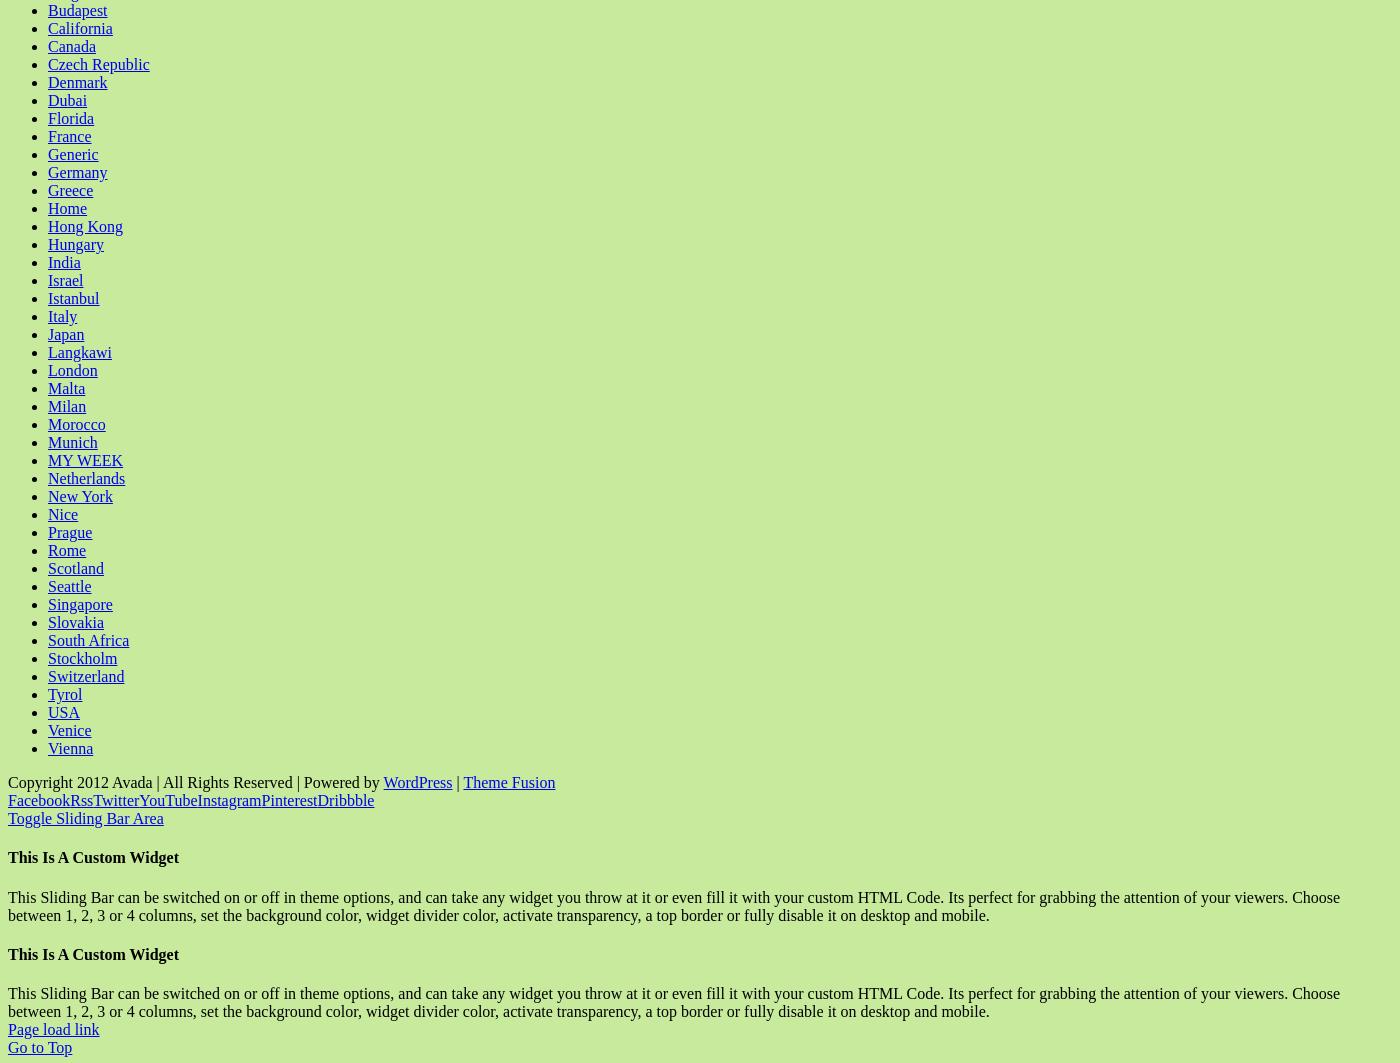  What do you see at coordinates (69, 585) in the screenshot?
I see `'Seattle'` at bounding box center [69, 585].